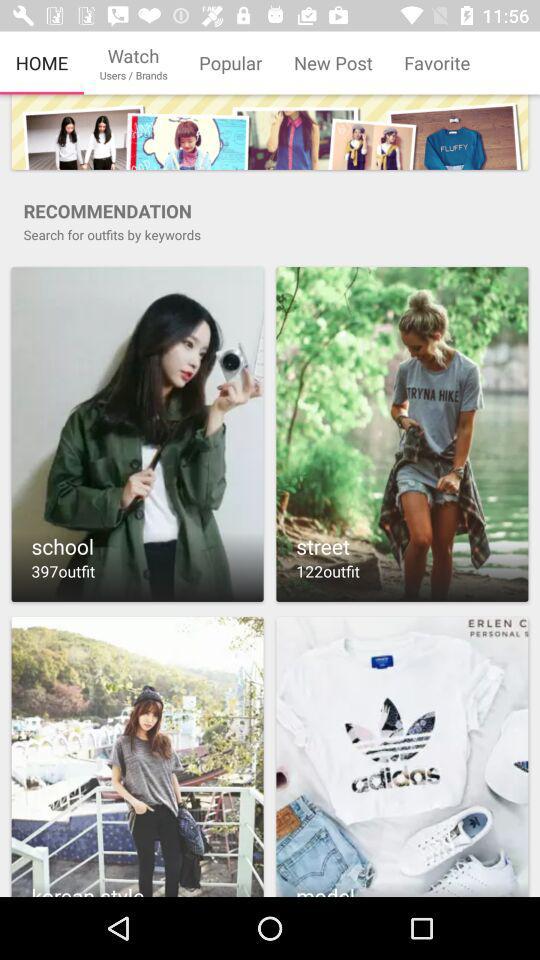 The image size is (540, 960). What do you see at coordinates (402, 434) in the screenshot?
I see `reccomended option street` at bounding box center [402, 434].